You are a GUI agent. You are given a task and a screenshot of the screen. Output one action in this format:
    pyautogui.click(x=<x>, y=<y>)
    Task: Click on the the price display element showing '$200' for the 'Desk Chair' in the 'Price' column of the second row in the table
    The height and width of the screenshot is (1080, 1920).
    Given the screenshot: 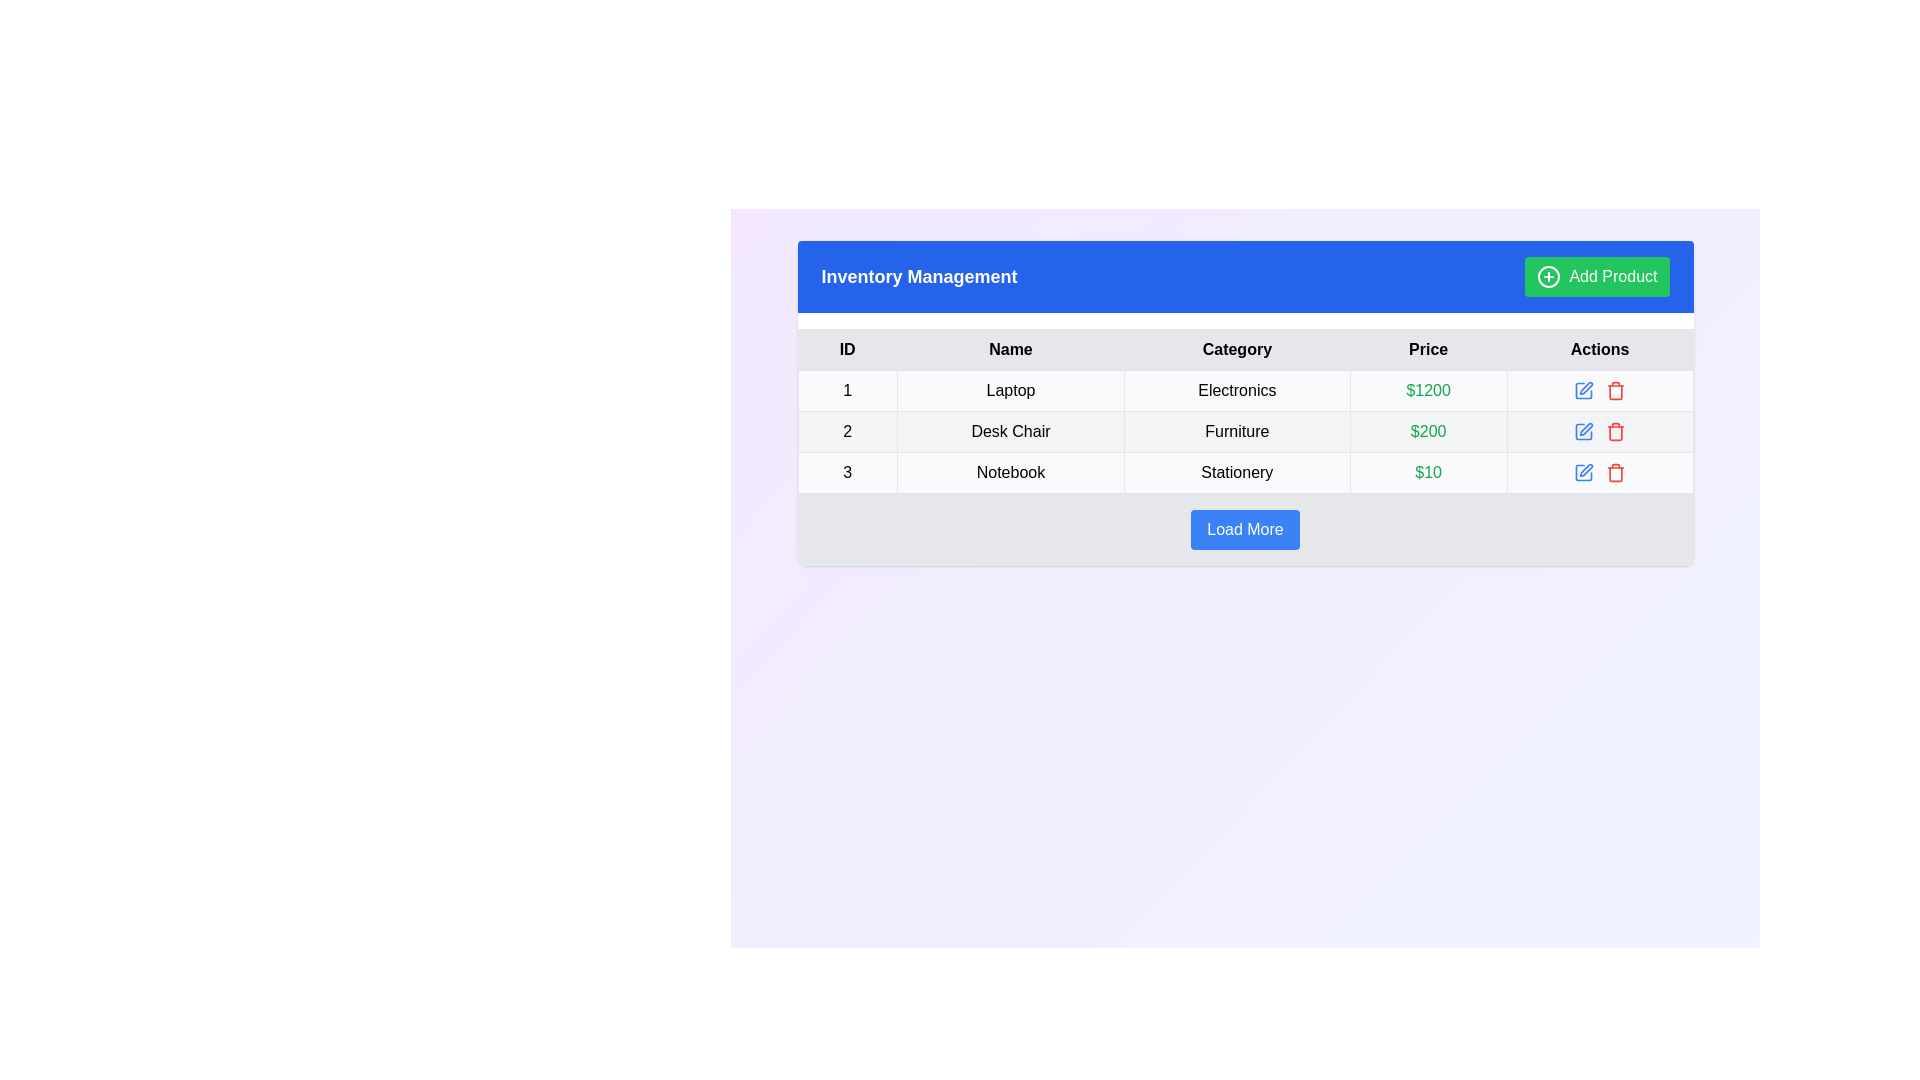 What is the action you would take?
    pyautogui.click(x=1427, y=431)
    